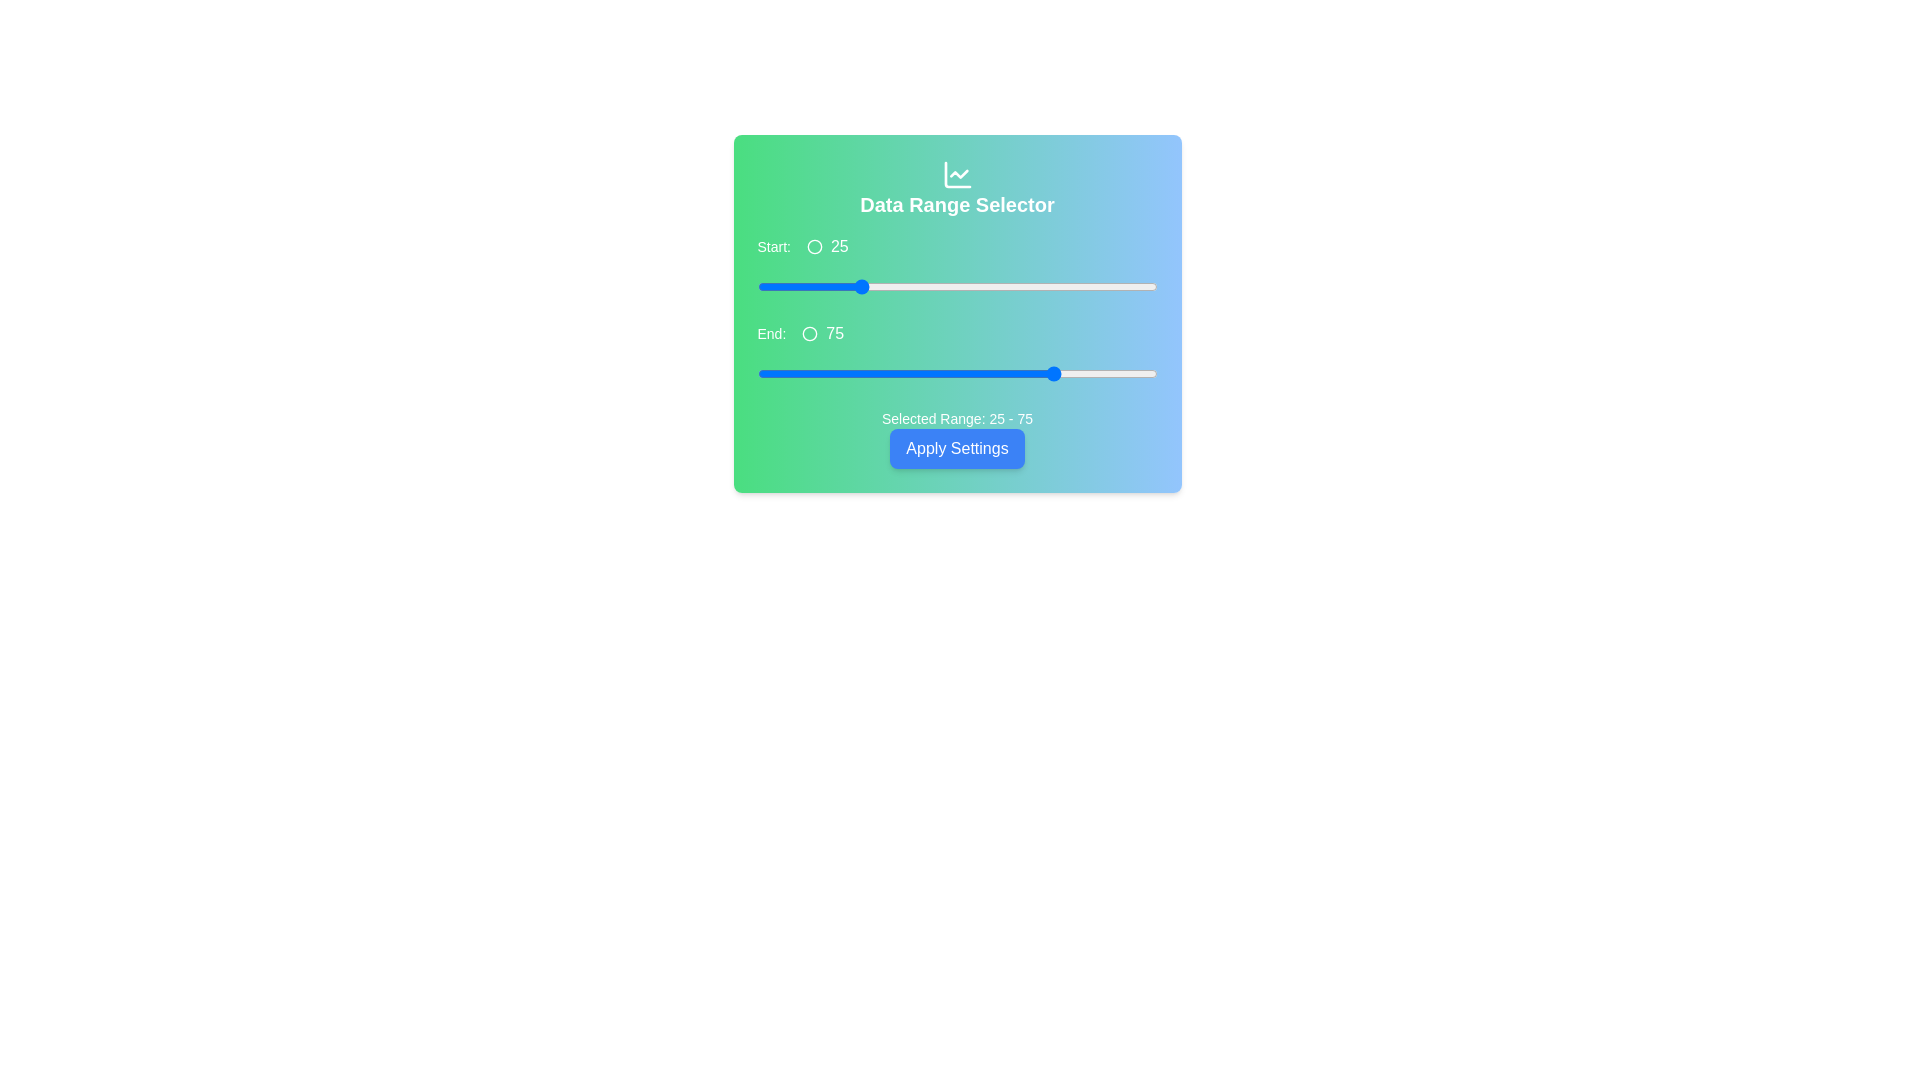 The image size is (1920, 1080). What do you see at coordinates (956, 286) in the screenshot?
I see `the knob of the Range slider located beneath the text label 'Start: 25'` at bounding box center [956, 286].